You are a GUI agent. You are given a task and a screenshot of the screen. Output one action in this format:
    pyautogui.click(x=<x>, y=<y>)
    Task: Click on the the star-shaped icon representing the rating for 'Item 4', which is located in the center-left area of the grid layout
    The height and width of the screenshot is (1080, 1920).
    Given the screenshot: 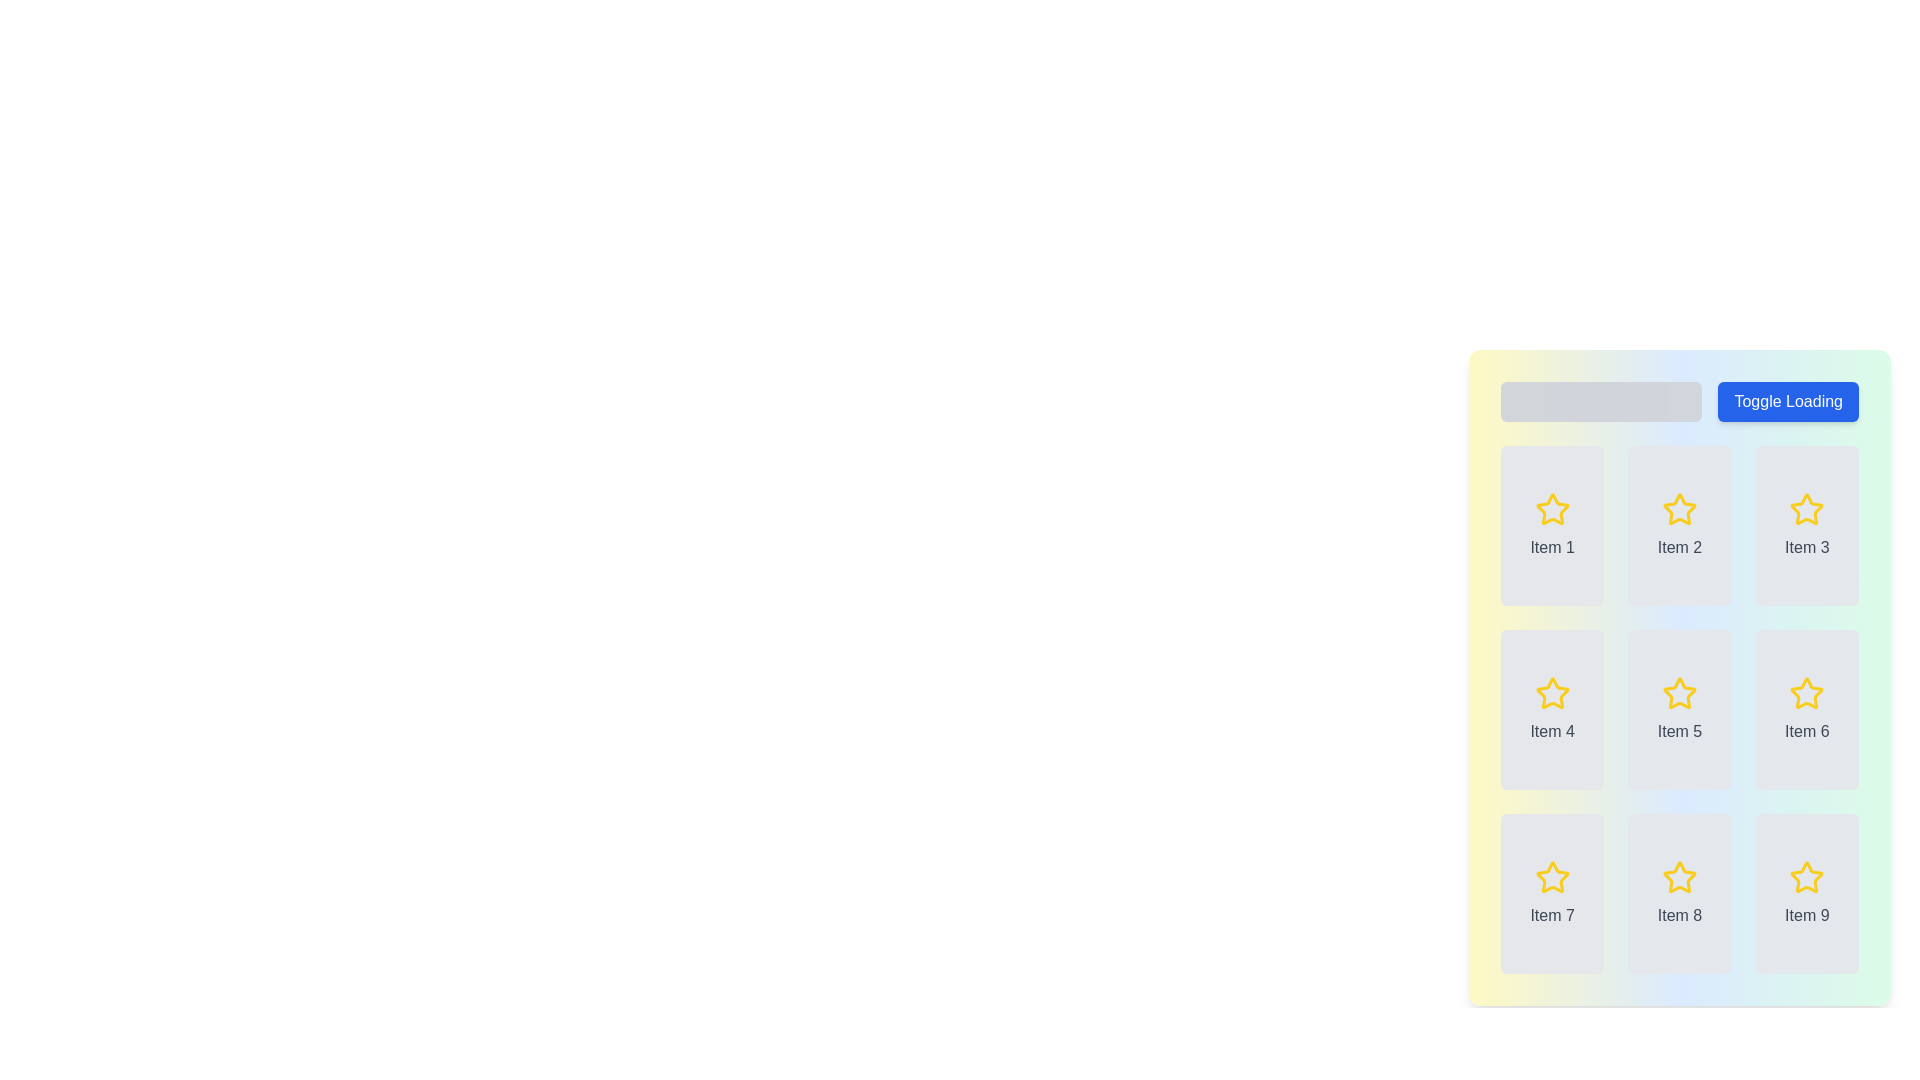 What is the action you would take?
    pyautogui.click(x=1551, y=692)
    